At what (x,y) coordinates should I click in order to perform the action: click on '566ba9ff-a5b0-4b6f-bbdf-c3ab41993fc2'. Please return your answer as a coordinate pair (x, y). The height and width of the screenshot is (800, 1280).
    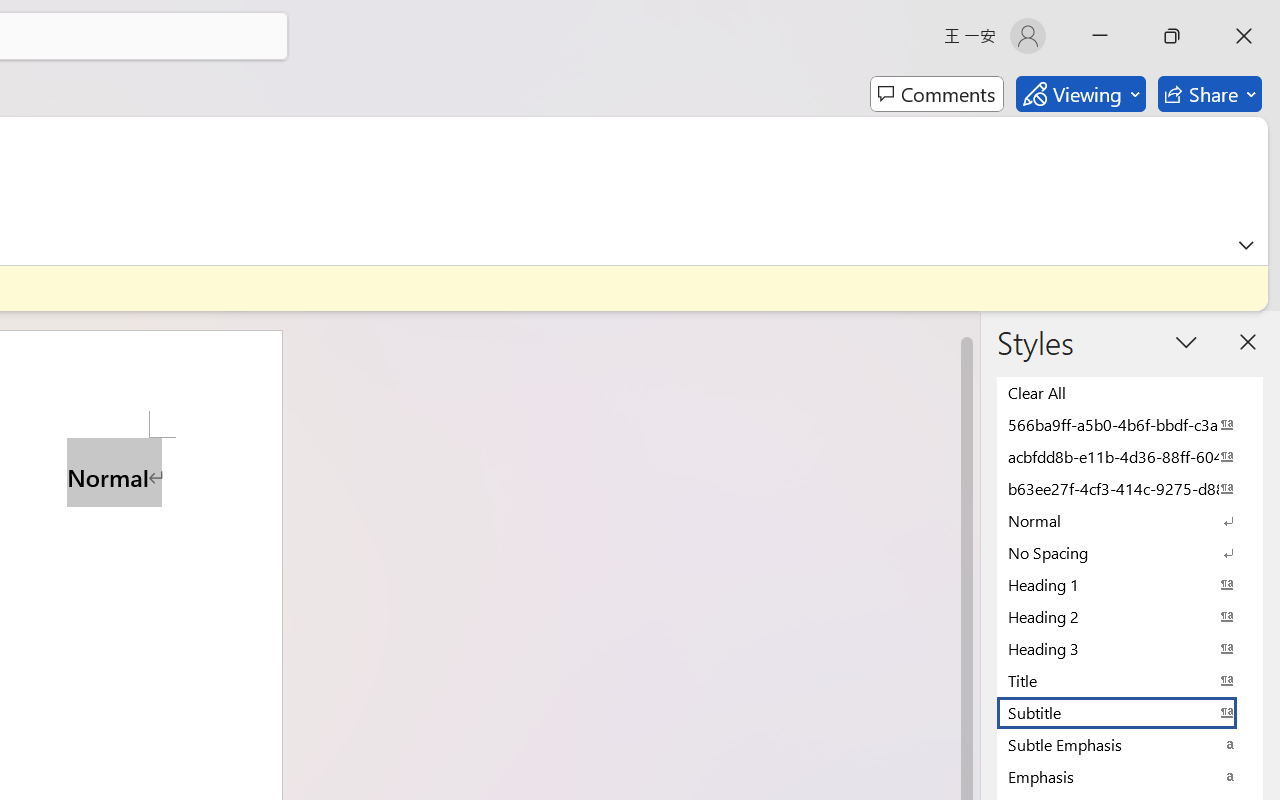
    Looking at the image, I should click on (1130, 424).